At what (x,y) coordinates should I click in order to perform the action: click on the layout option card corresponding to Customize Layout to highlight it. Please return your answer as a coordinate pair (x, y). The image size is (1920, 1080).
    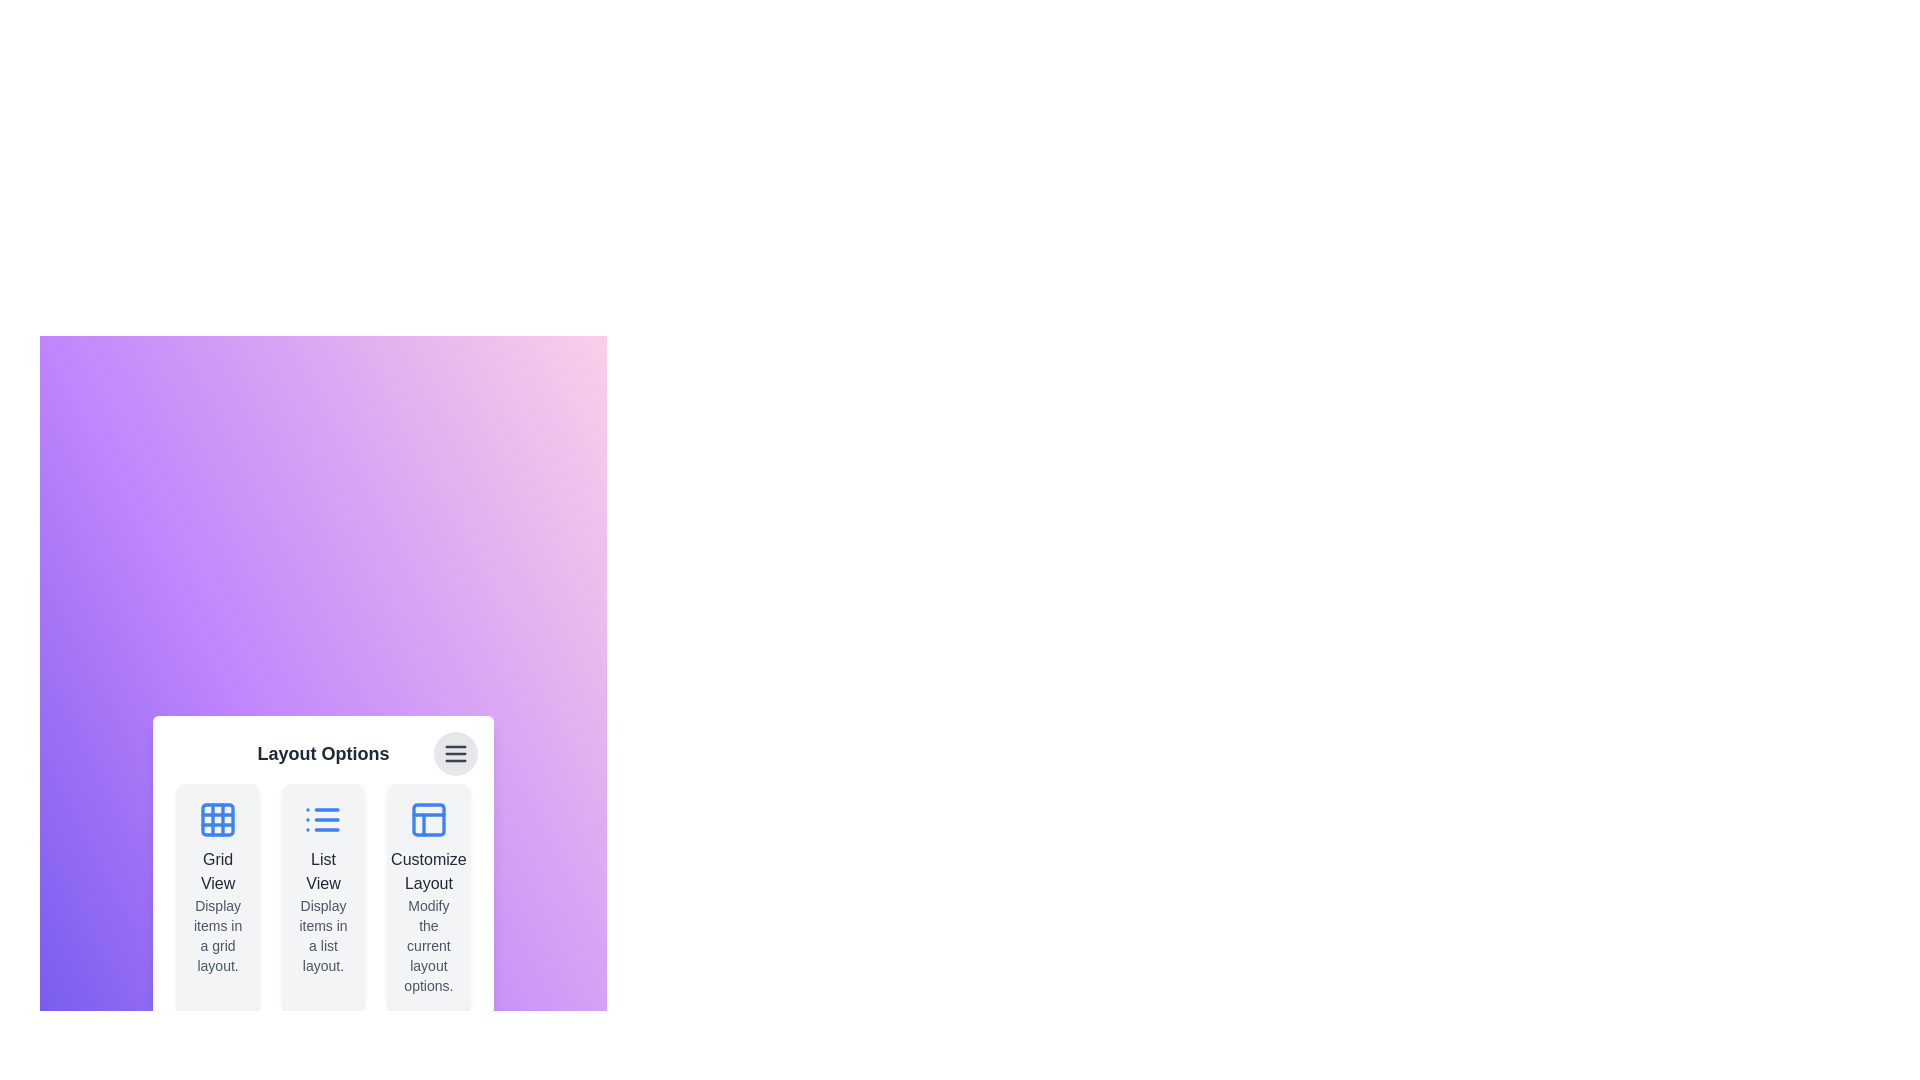
    Looking at the image, I should click on (426, 897).